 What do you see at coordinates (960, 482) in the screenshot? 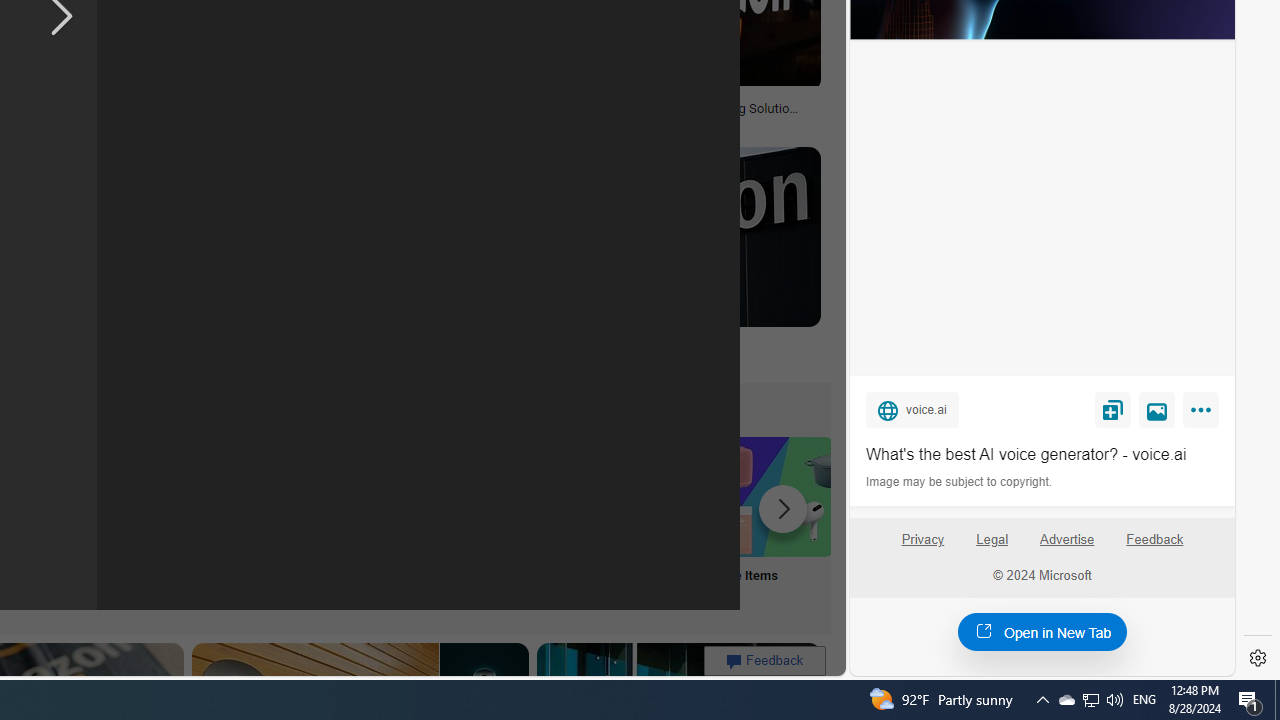
I see `'Image may be subject to copyright.'` at bounding box center [960, 482].